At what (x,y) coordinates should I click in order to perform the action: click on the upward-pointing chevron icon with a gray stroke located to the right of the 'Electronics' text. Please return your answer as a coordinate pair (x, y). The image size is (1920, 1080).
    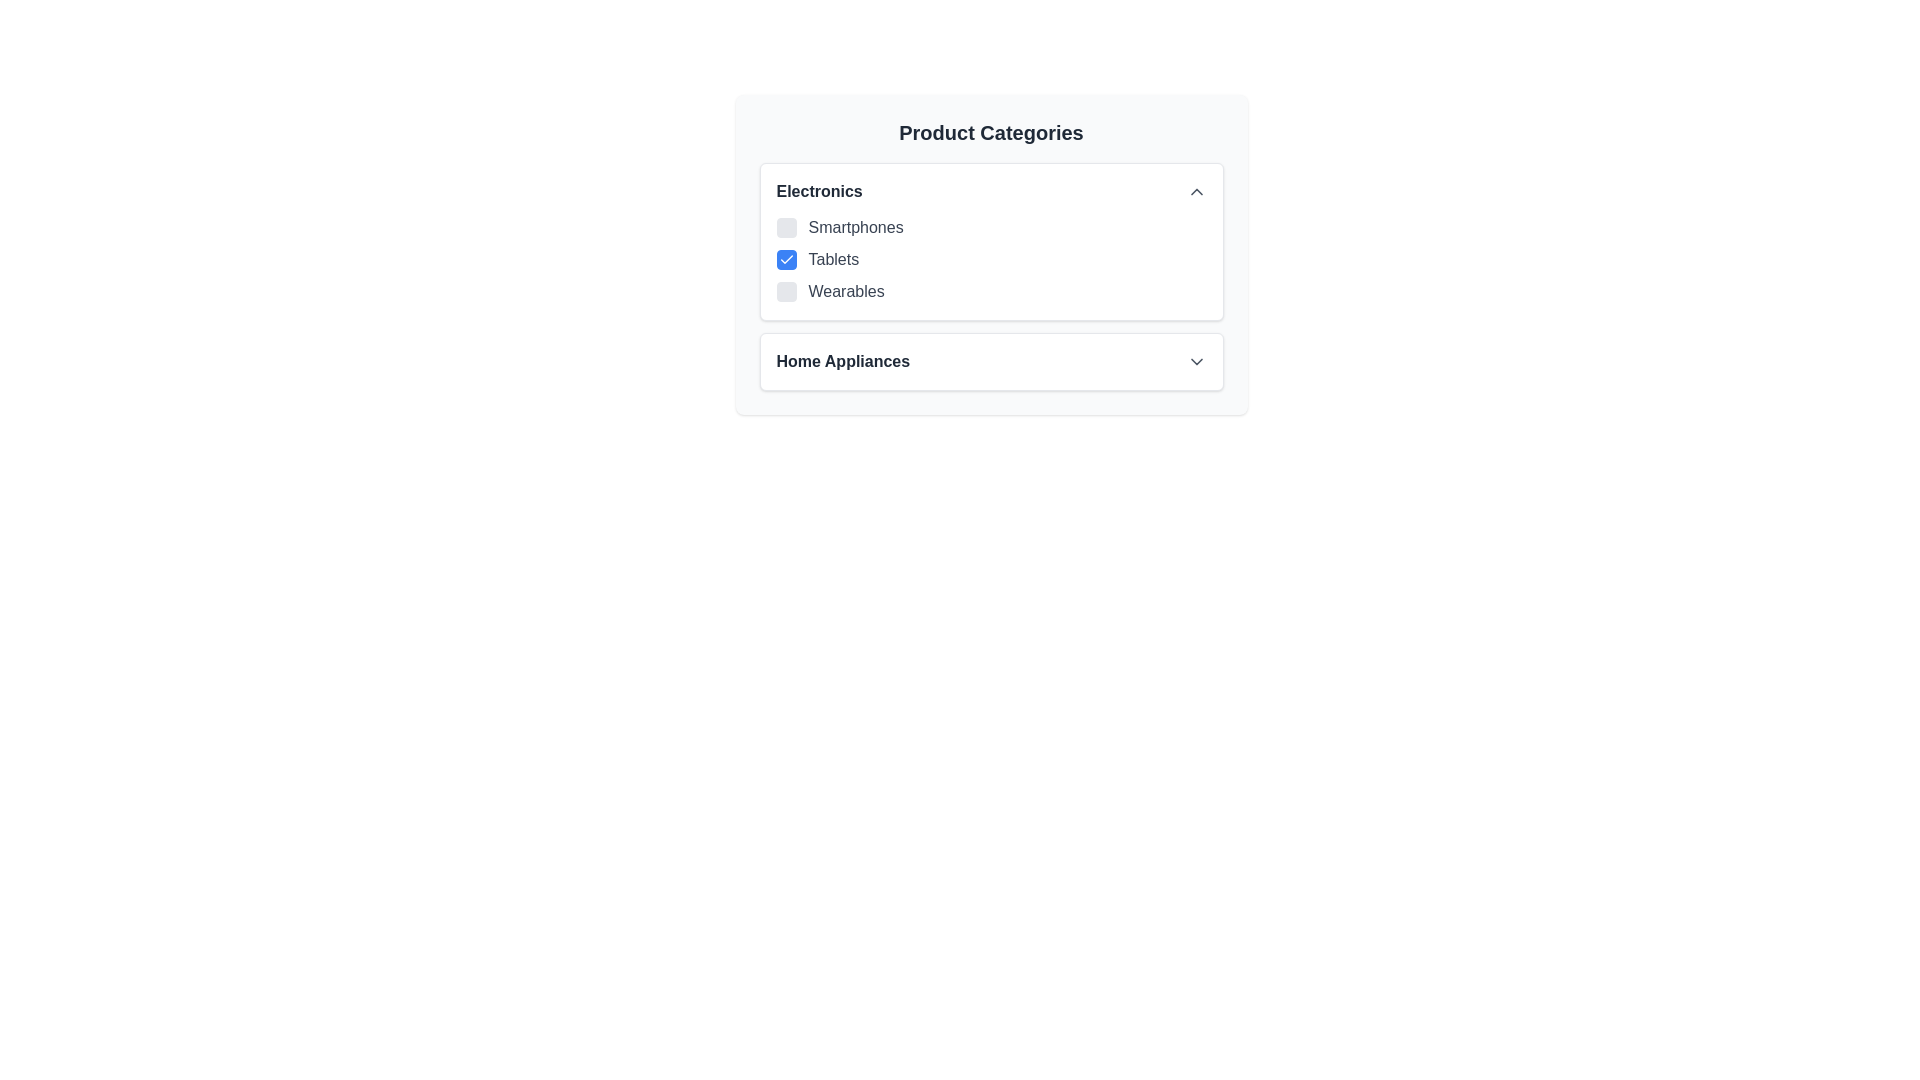
    Looking at the image, I should click on (1196, 192).